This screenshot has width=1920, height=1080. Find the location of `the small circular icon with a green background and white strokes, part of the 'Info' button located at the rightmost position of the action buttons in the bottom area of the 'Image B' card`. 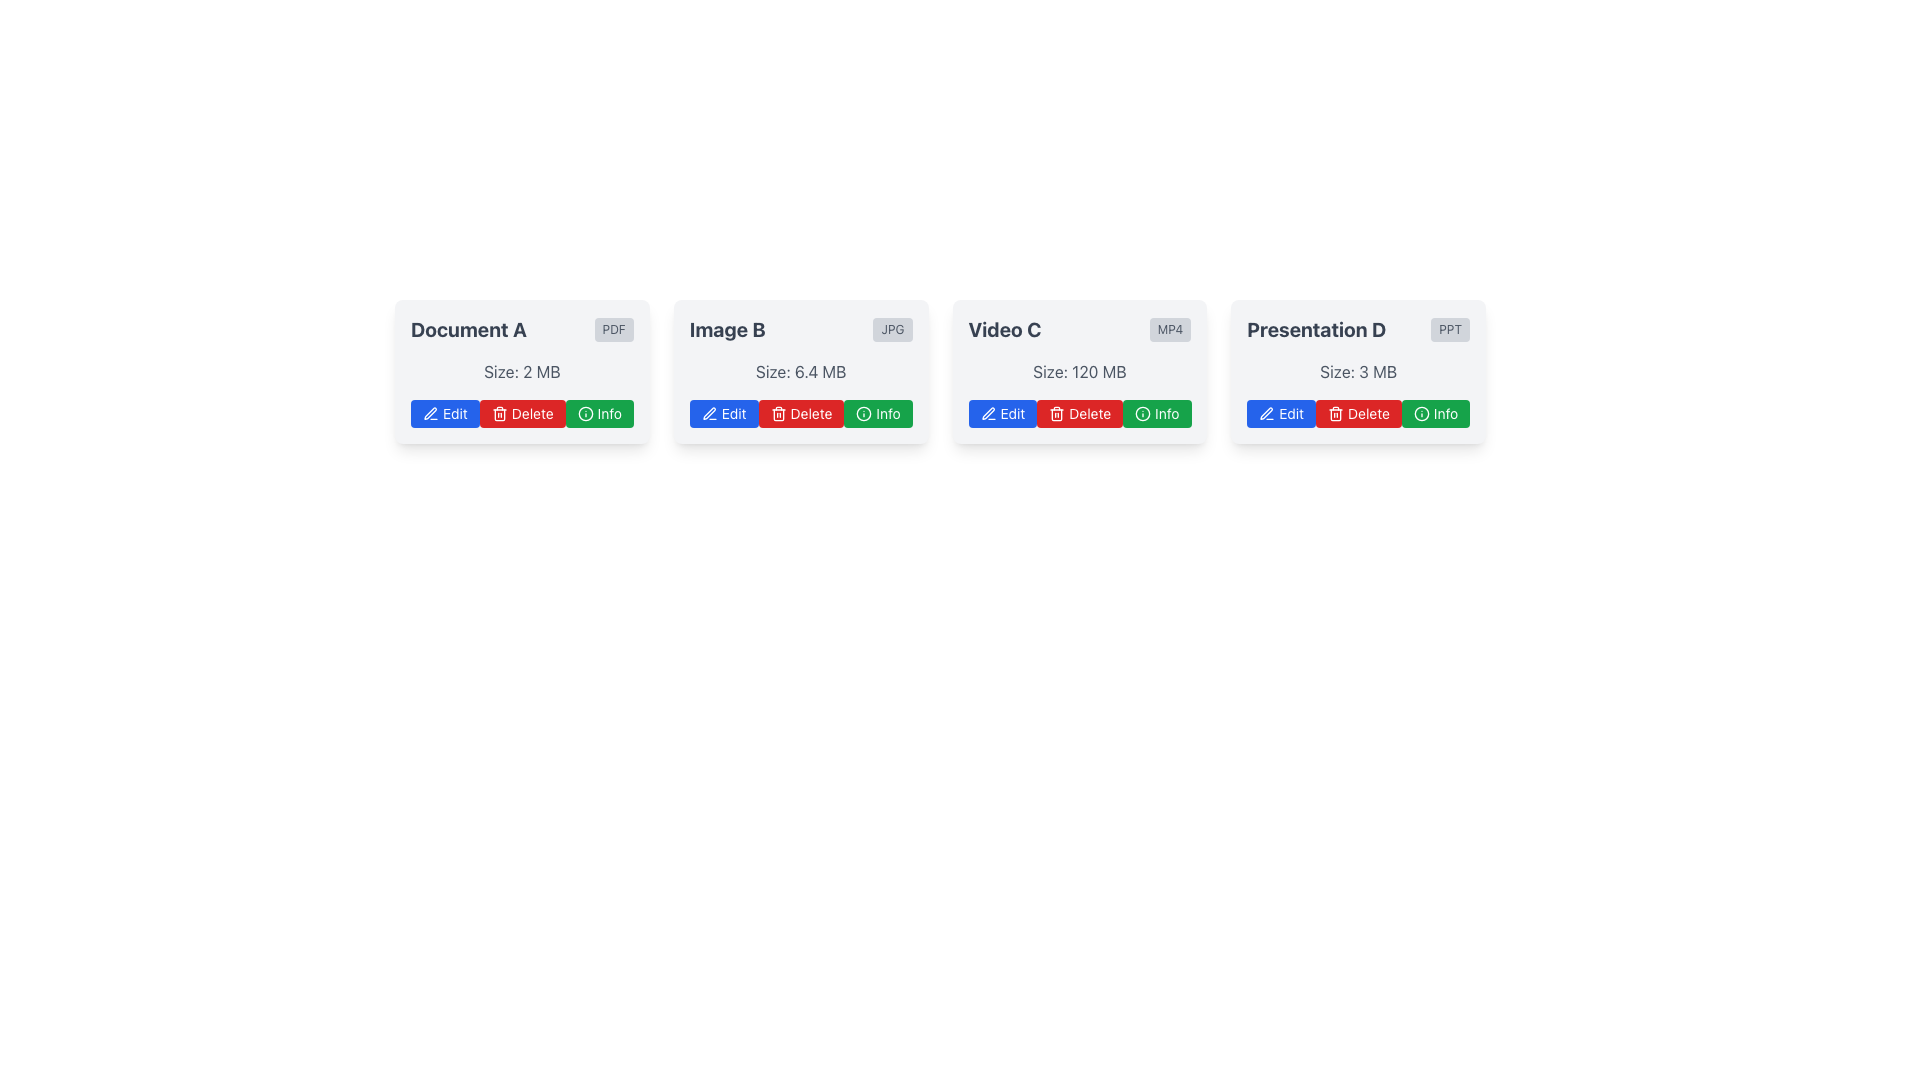

the small circular icon with a green background and white strokes, part of the 'Info' button located at the rightmost position of the action buttons in the bottom area of the 'Image B' card is located at coordinates (584, 412).